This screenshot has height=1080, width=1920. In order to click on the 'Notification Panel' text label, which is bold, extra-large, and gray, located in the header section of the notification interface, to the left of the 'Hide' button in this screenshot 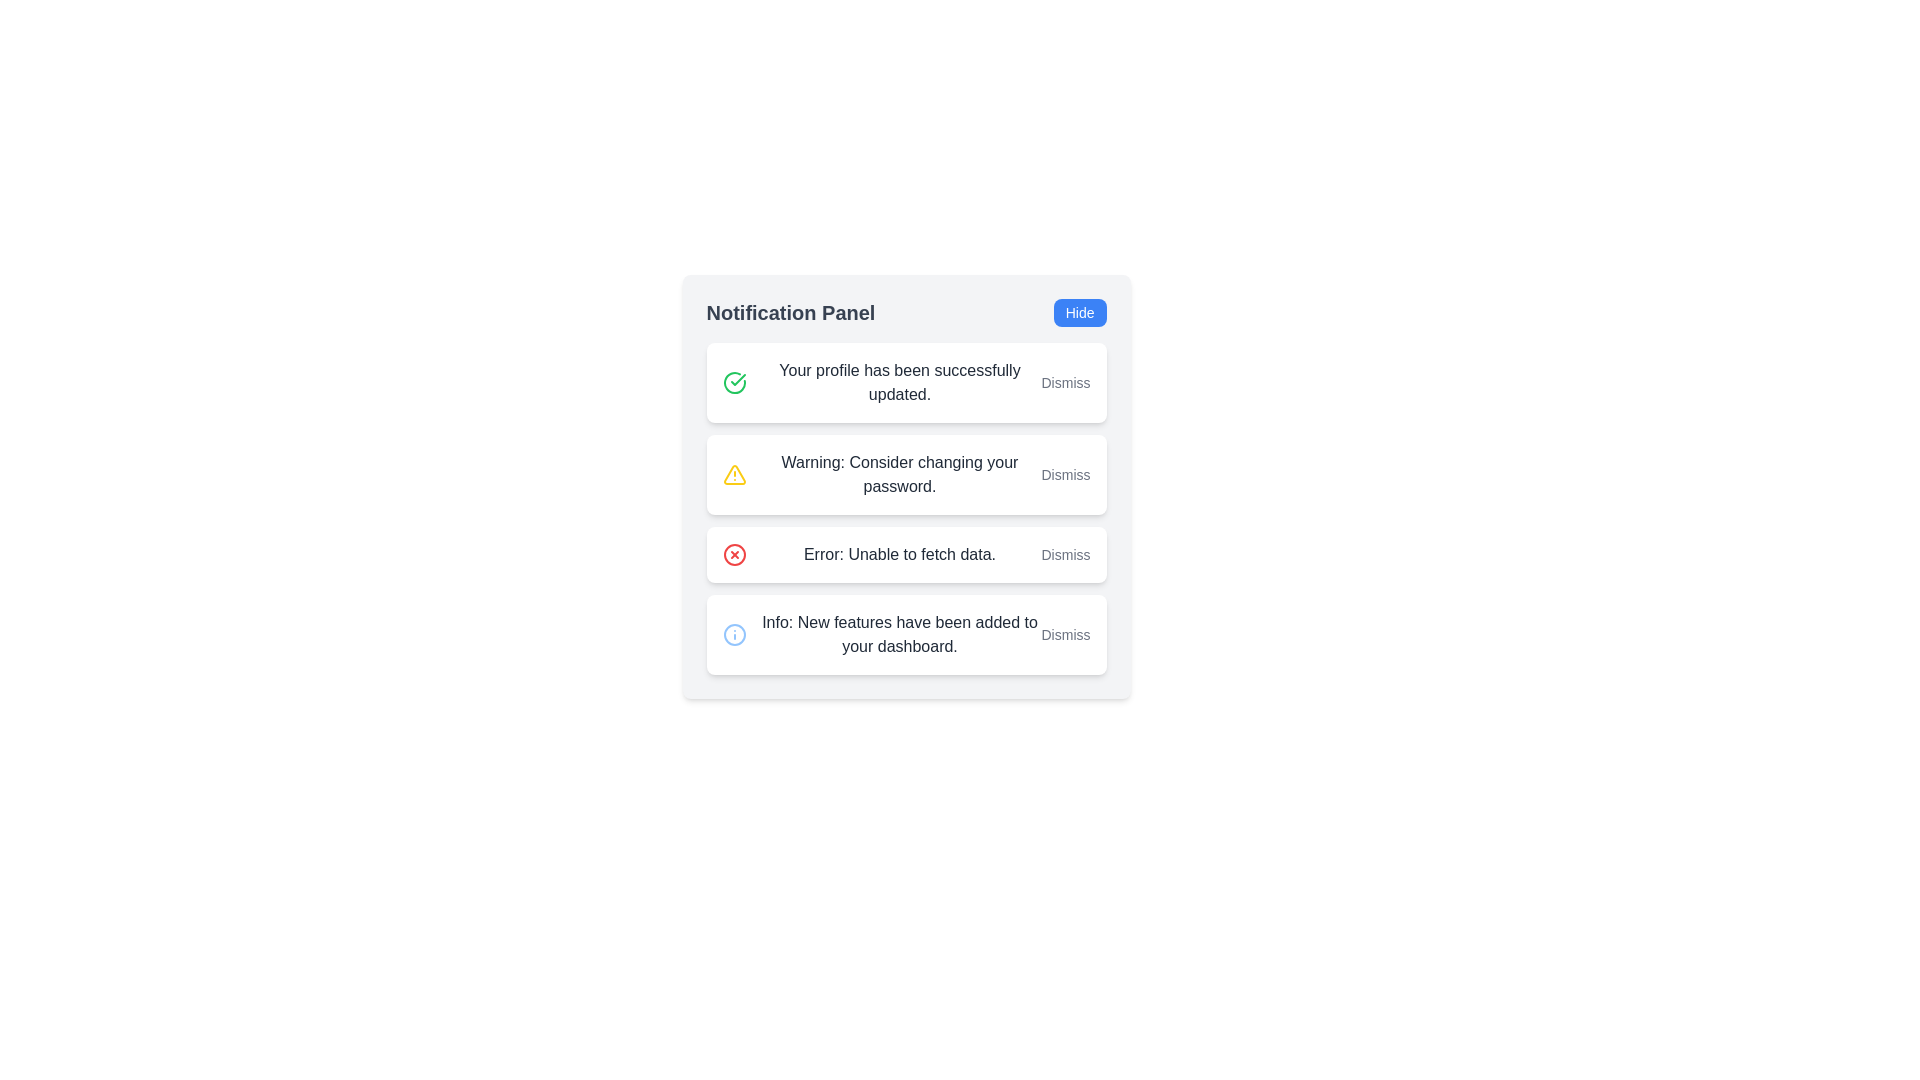, I will do `click(790, 312)`.